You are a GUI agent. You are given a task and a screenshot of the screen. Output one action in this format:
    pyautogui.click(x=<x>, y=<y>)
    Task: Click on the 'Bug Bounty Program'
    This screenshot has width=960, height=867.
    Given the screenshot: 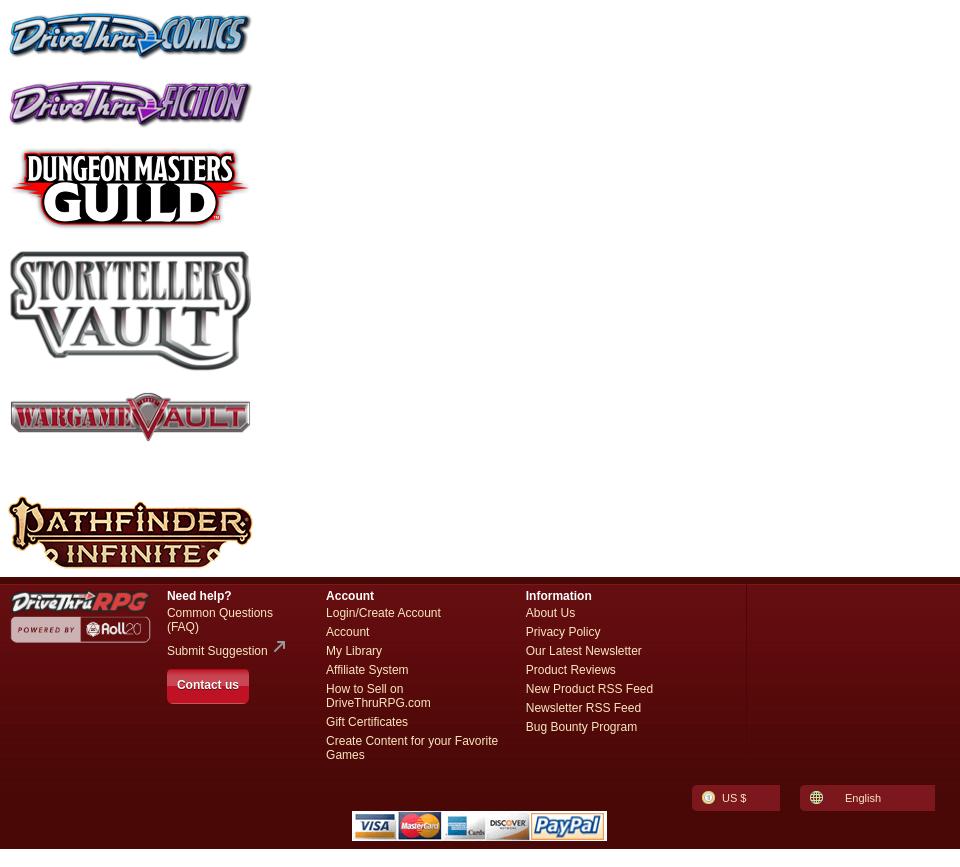 What is the action you would take?
    pyautogui.click(x=524, y=725)
    